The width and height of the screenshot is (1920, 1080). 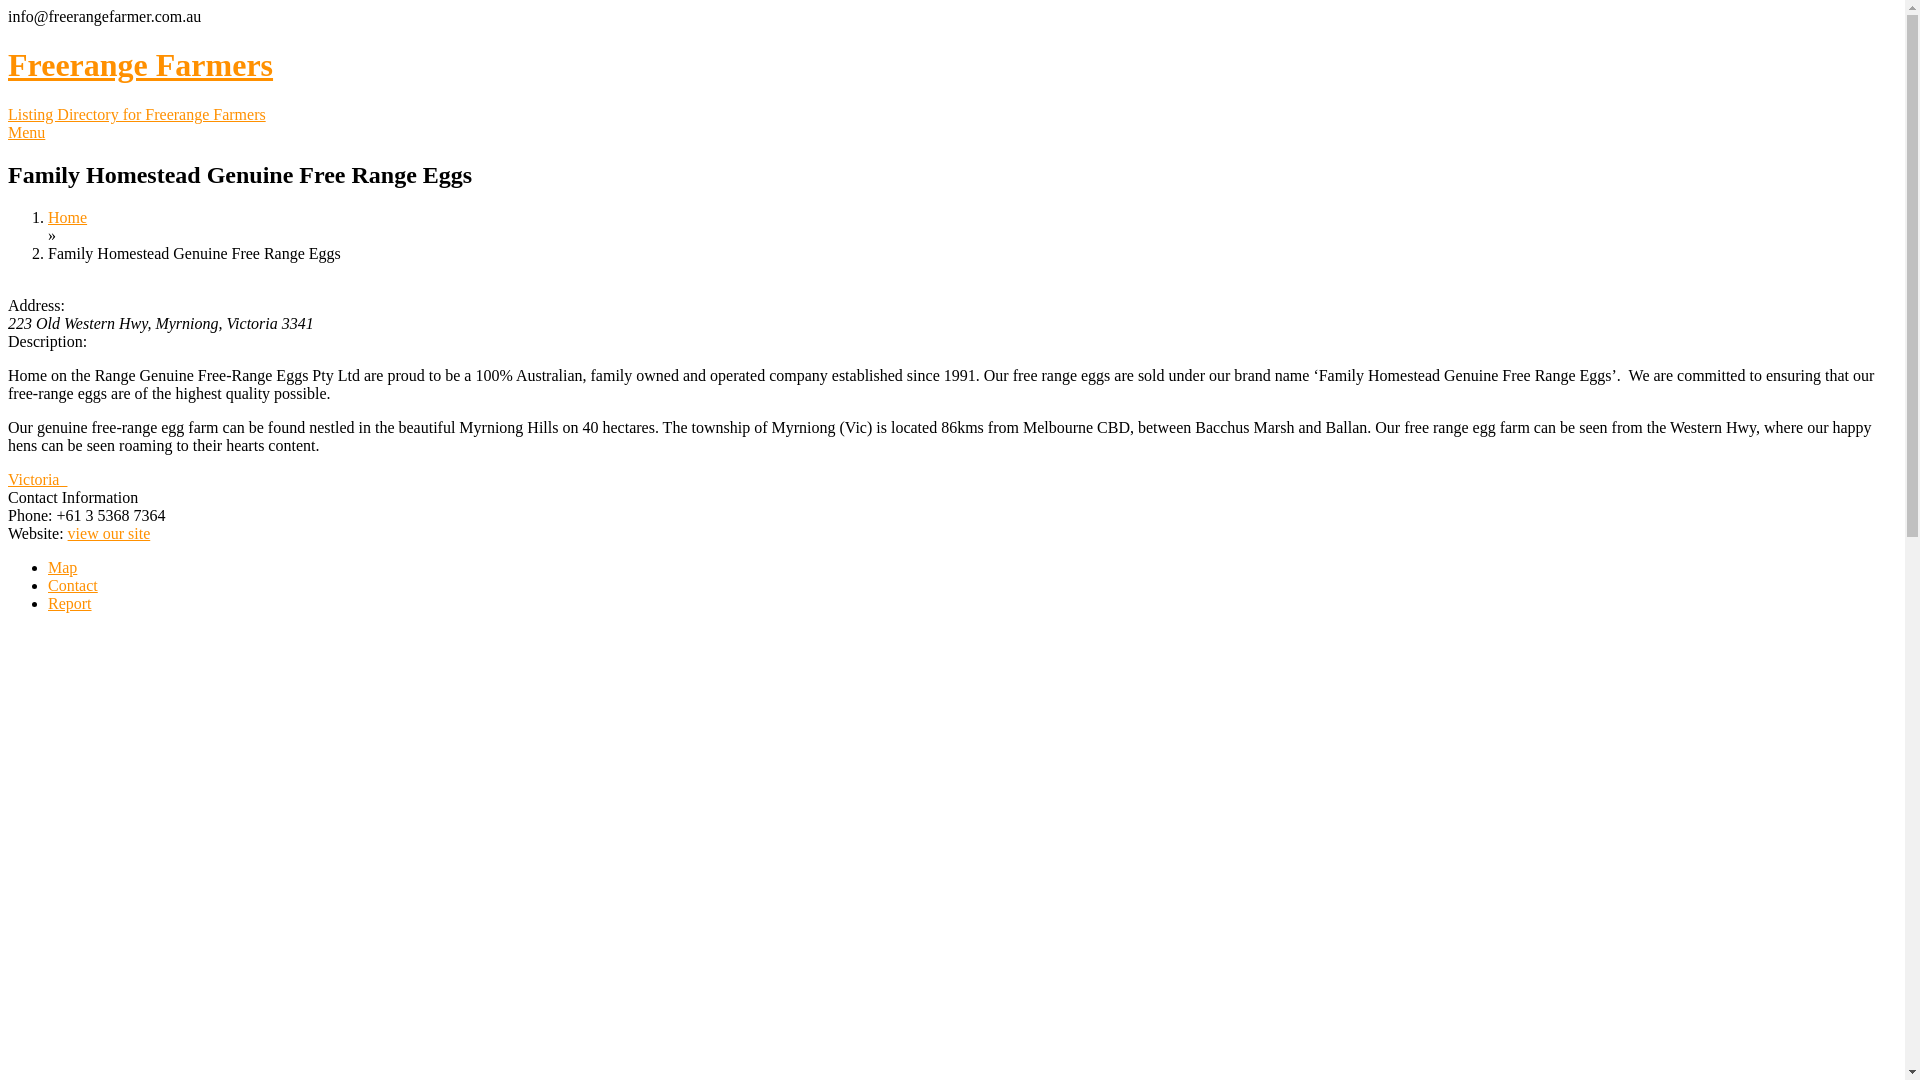 What do you see at coordinates (26, 132) in the screenshot?
I see `'Menu'` at bounding box center [26, 132].